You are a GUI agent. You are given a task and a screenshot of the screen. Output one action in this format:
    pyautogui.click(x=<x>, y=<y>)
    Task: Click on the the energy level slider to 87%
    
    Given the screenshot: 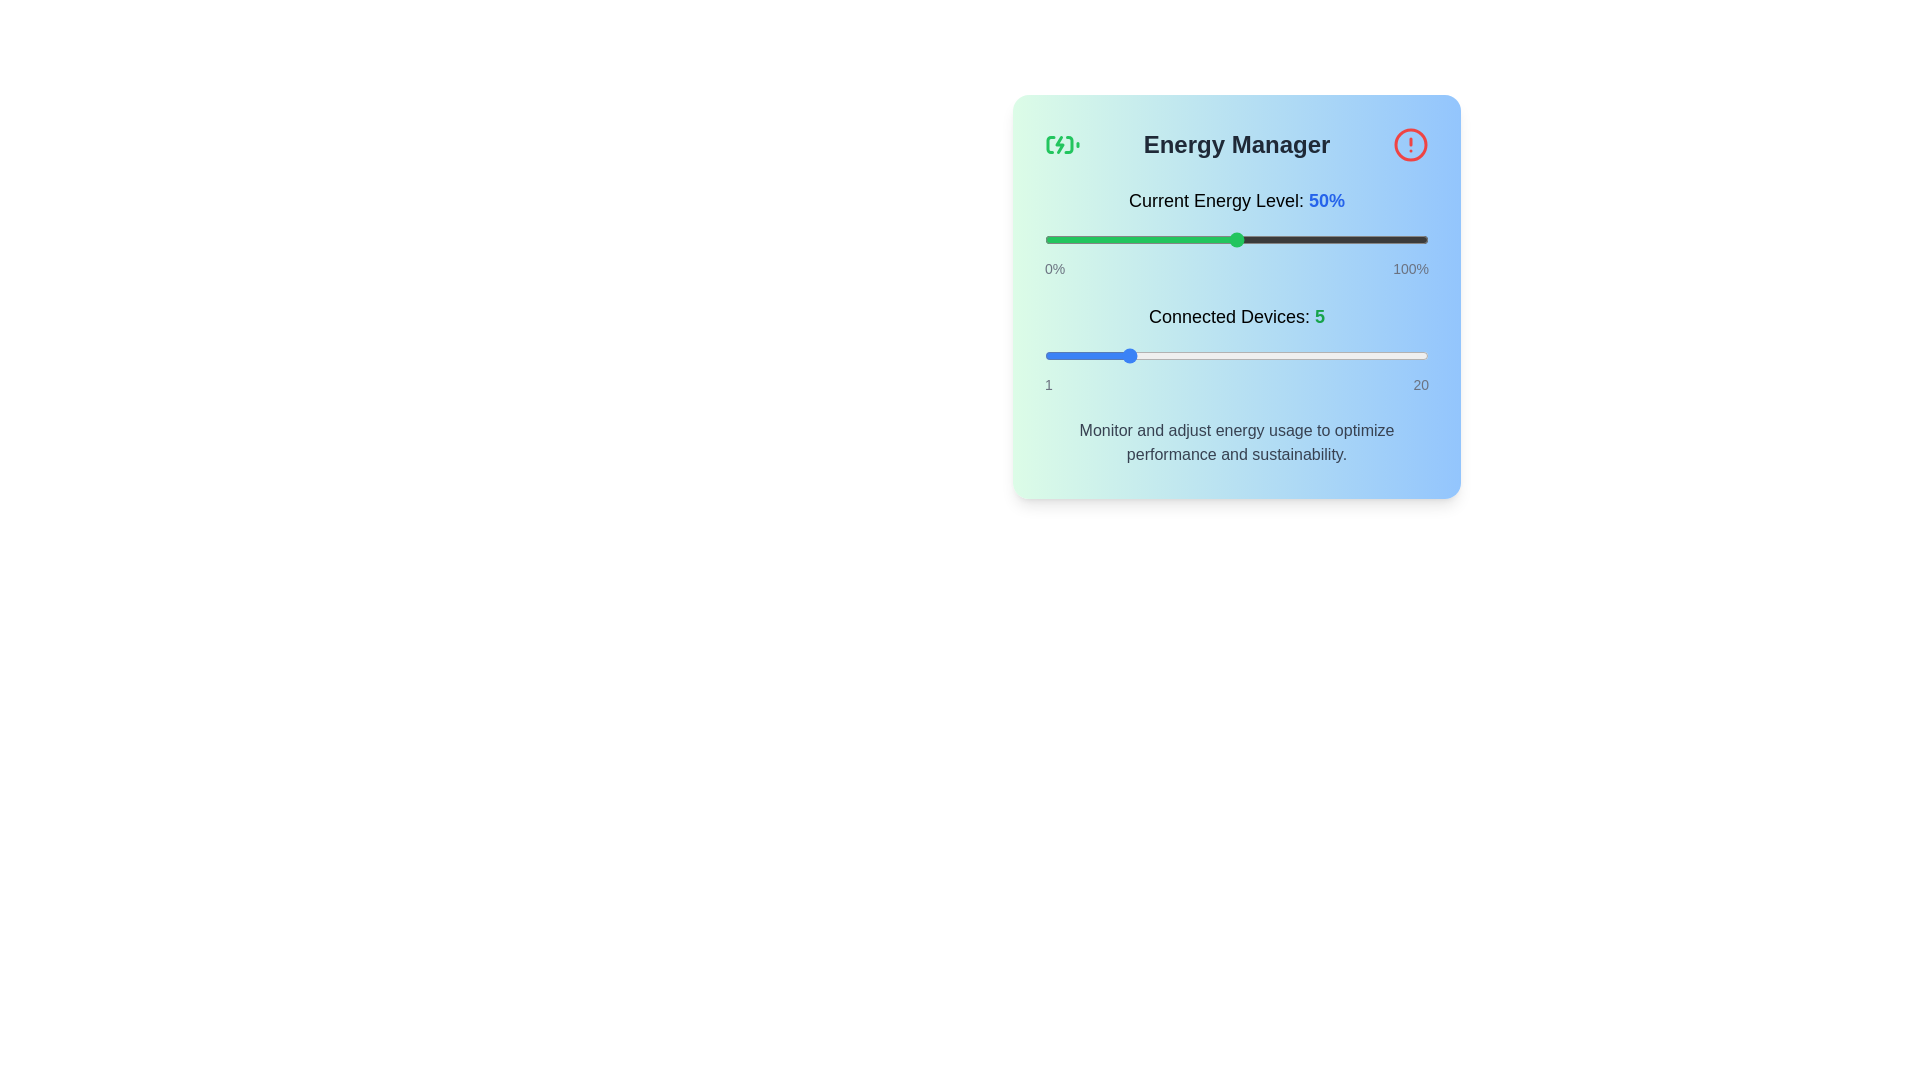 What is the action you would take?
    pyautogui.click(x=1378, y=238)
    